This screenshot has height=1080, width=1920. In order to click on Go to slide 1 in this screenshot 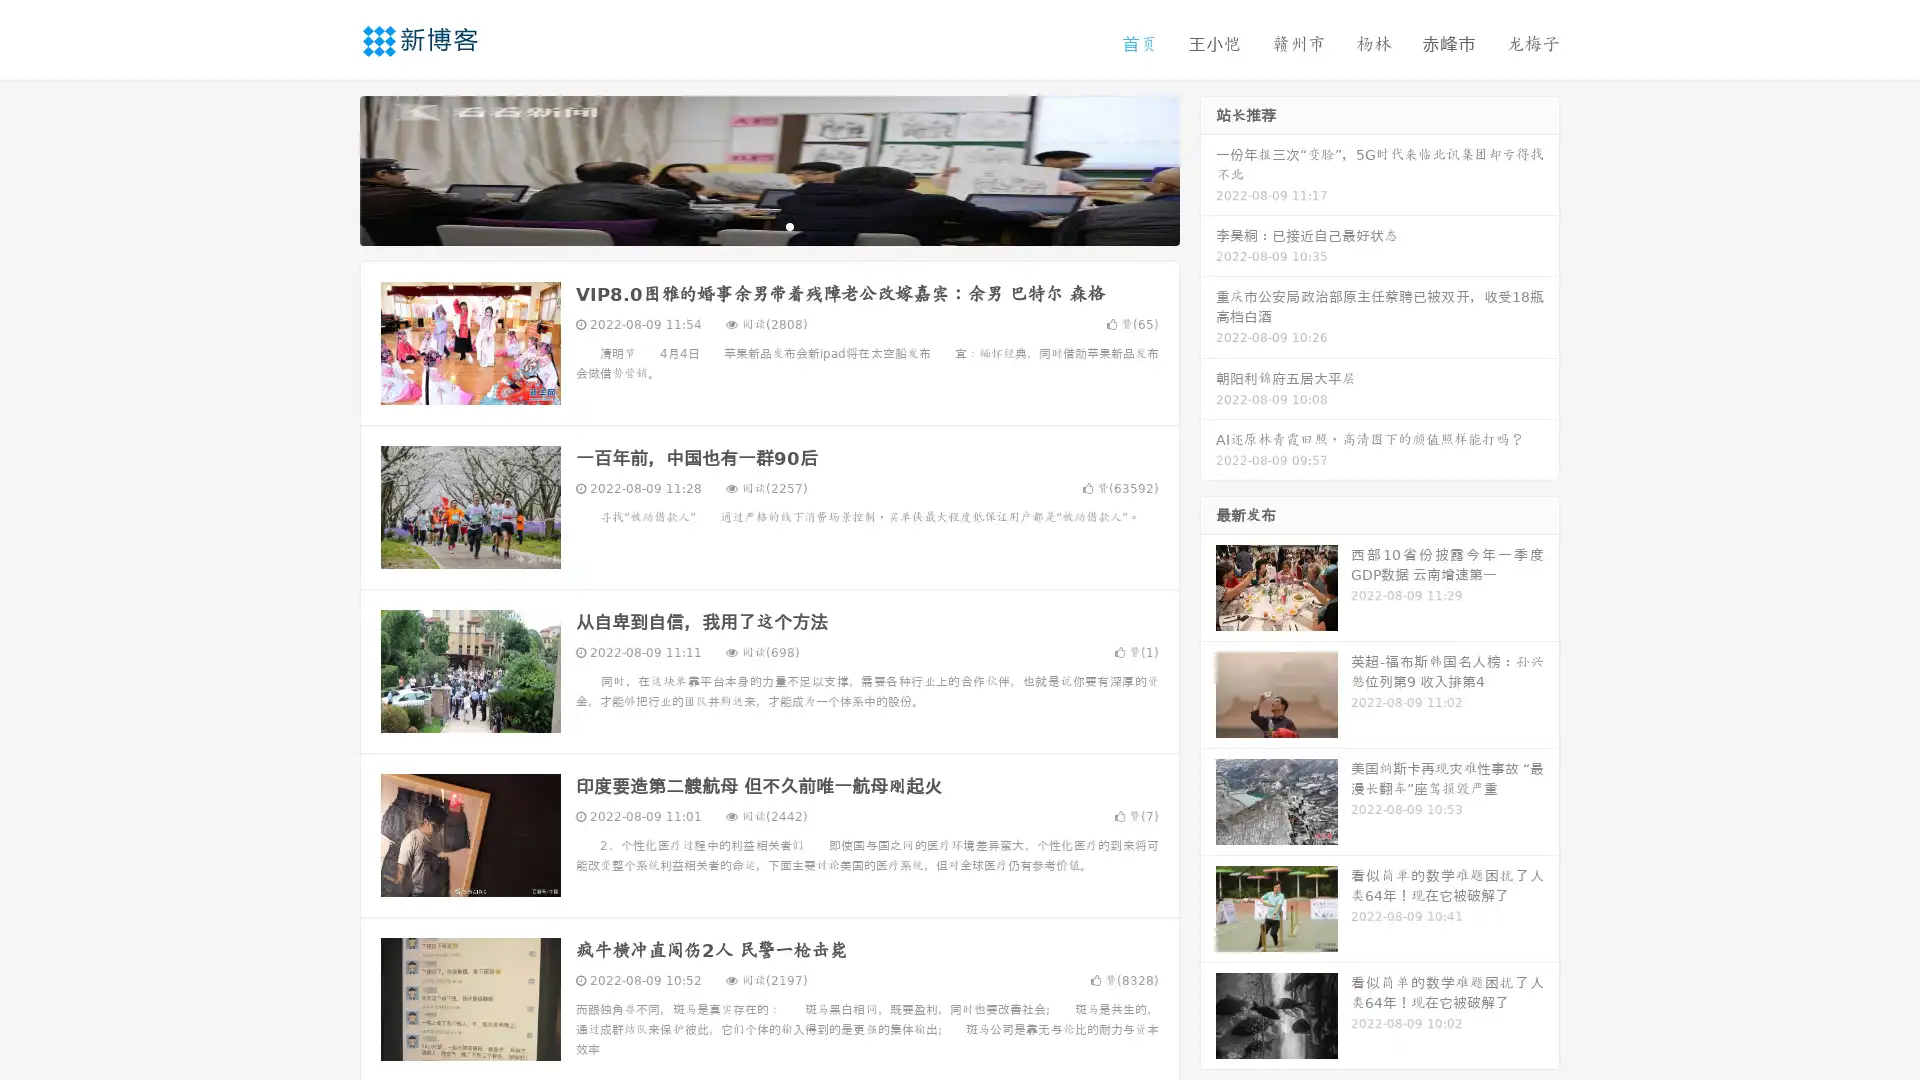, I will do `click(748, 225)`.